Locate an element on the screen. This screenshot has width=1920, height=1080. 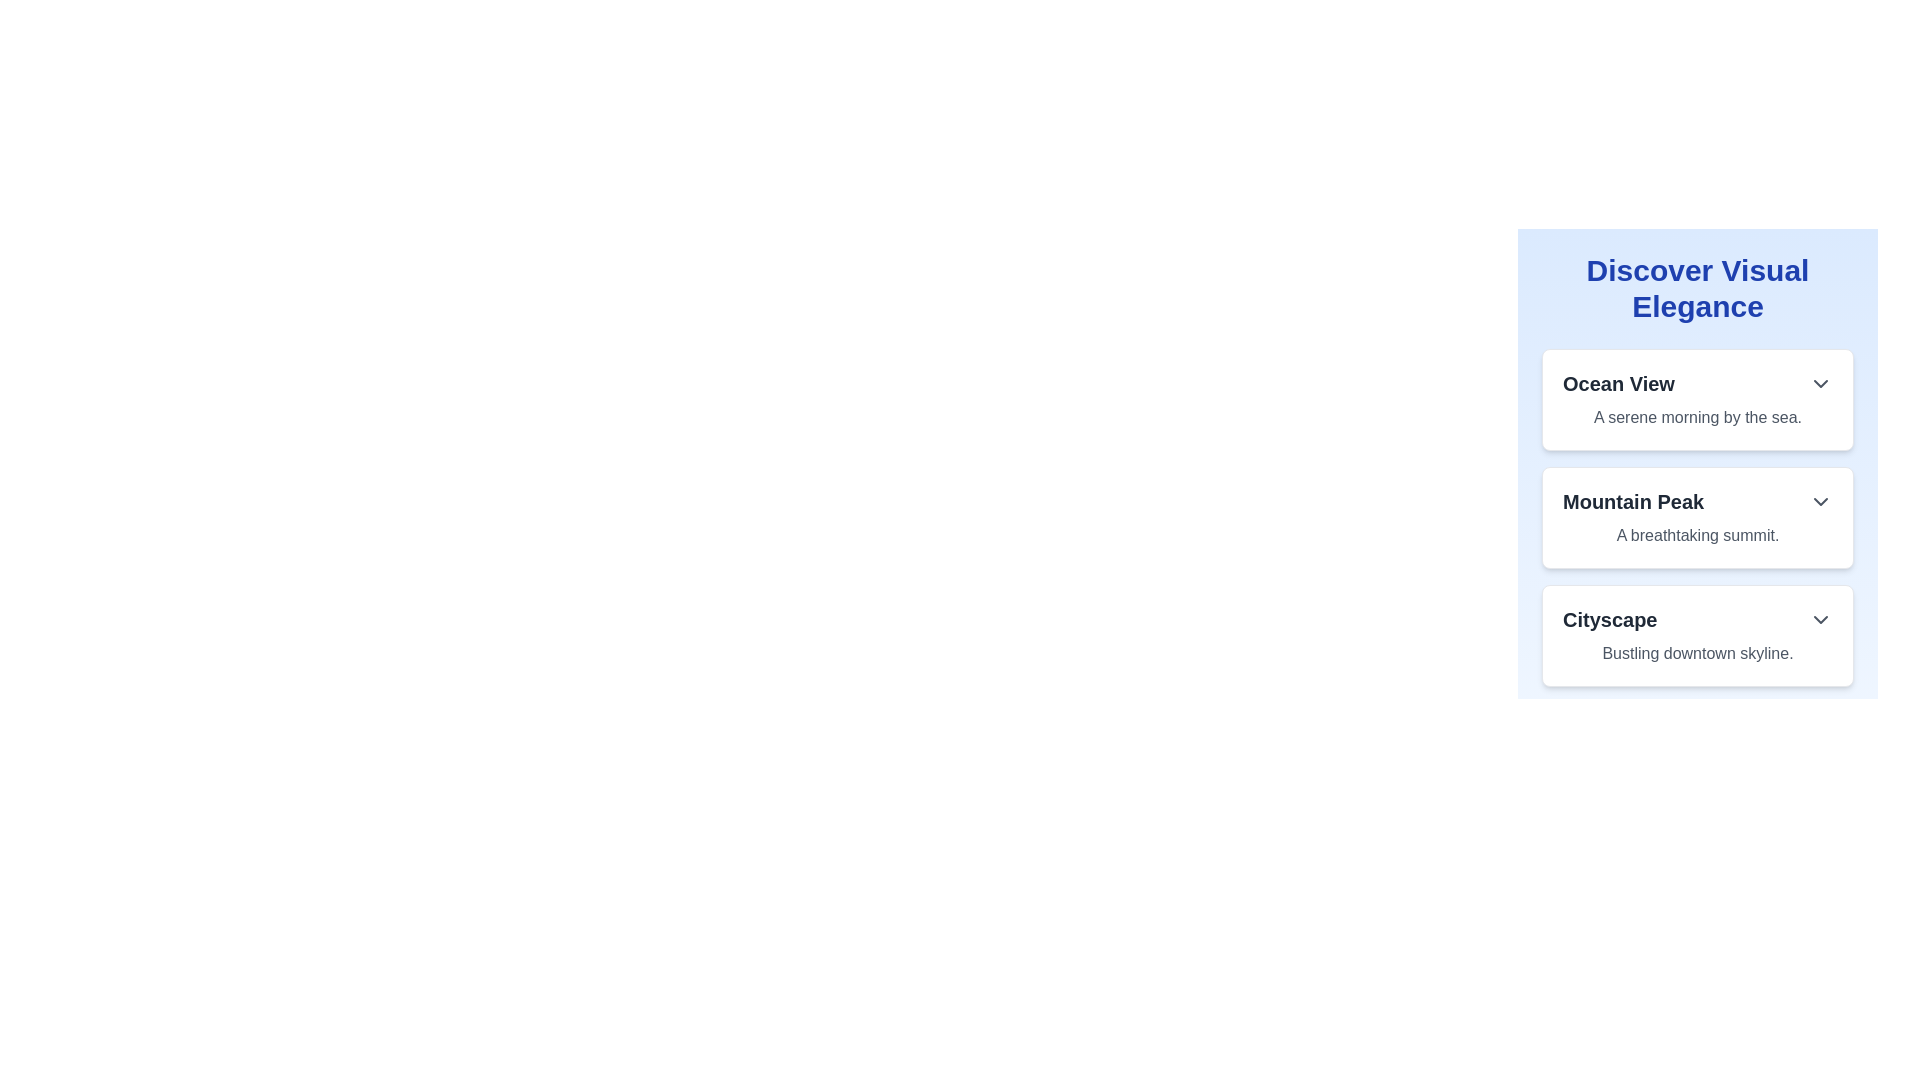
any subsection within the Section with selectable cards or categories located on the right side of the interface, below the header 'Discover Visual Elegance' is located at coordinates (1697, 451).